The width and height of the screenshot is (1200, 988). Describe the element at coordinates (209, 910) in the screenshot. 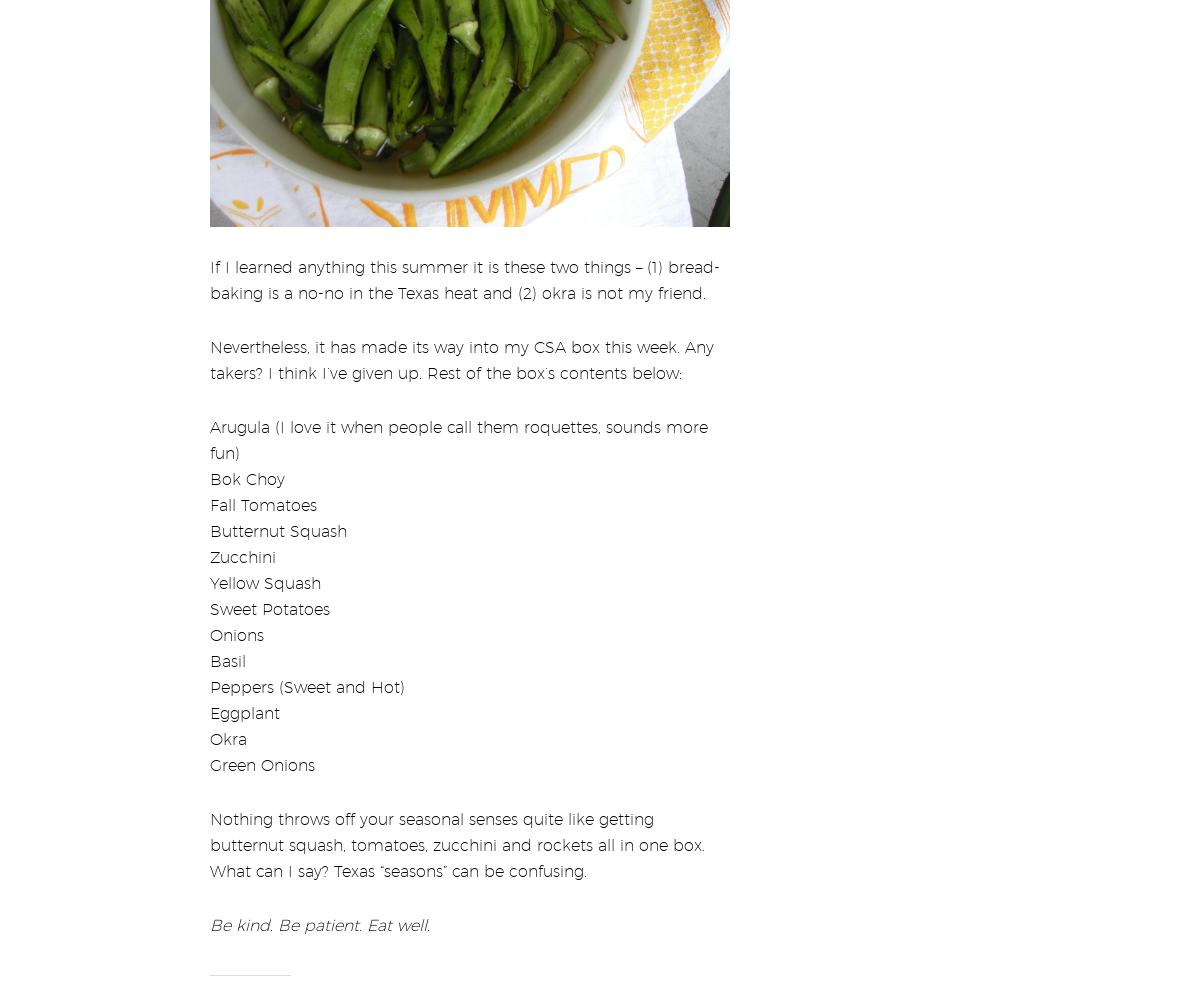

I see `'Be kind. Be patient. Eat well.'` at that location.